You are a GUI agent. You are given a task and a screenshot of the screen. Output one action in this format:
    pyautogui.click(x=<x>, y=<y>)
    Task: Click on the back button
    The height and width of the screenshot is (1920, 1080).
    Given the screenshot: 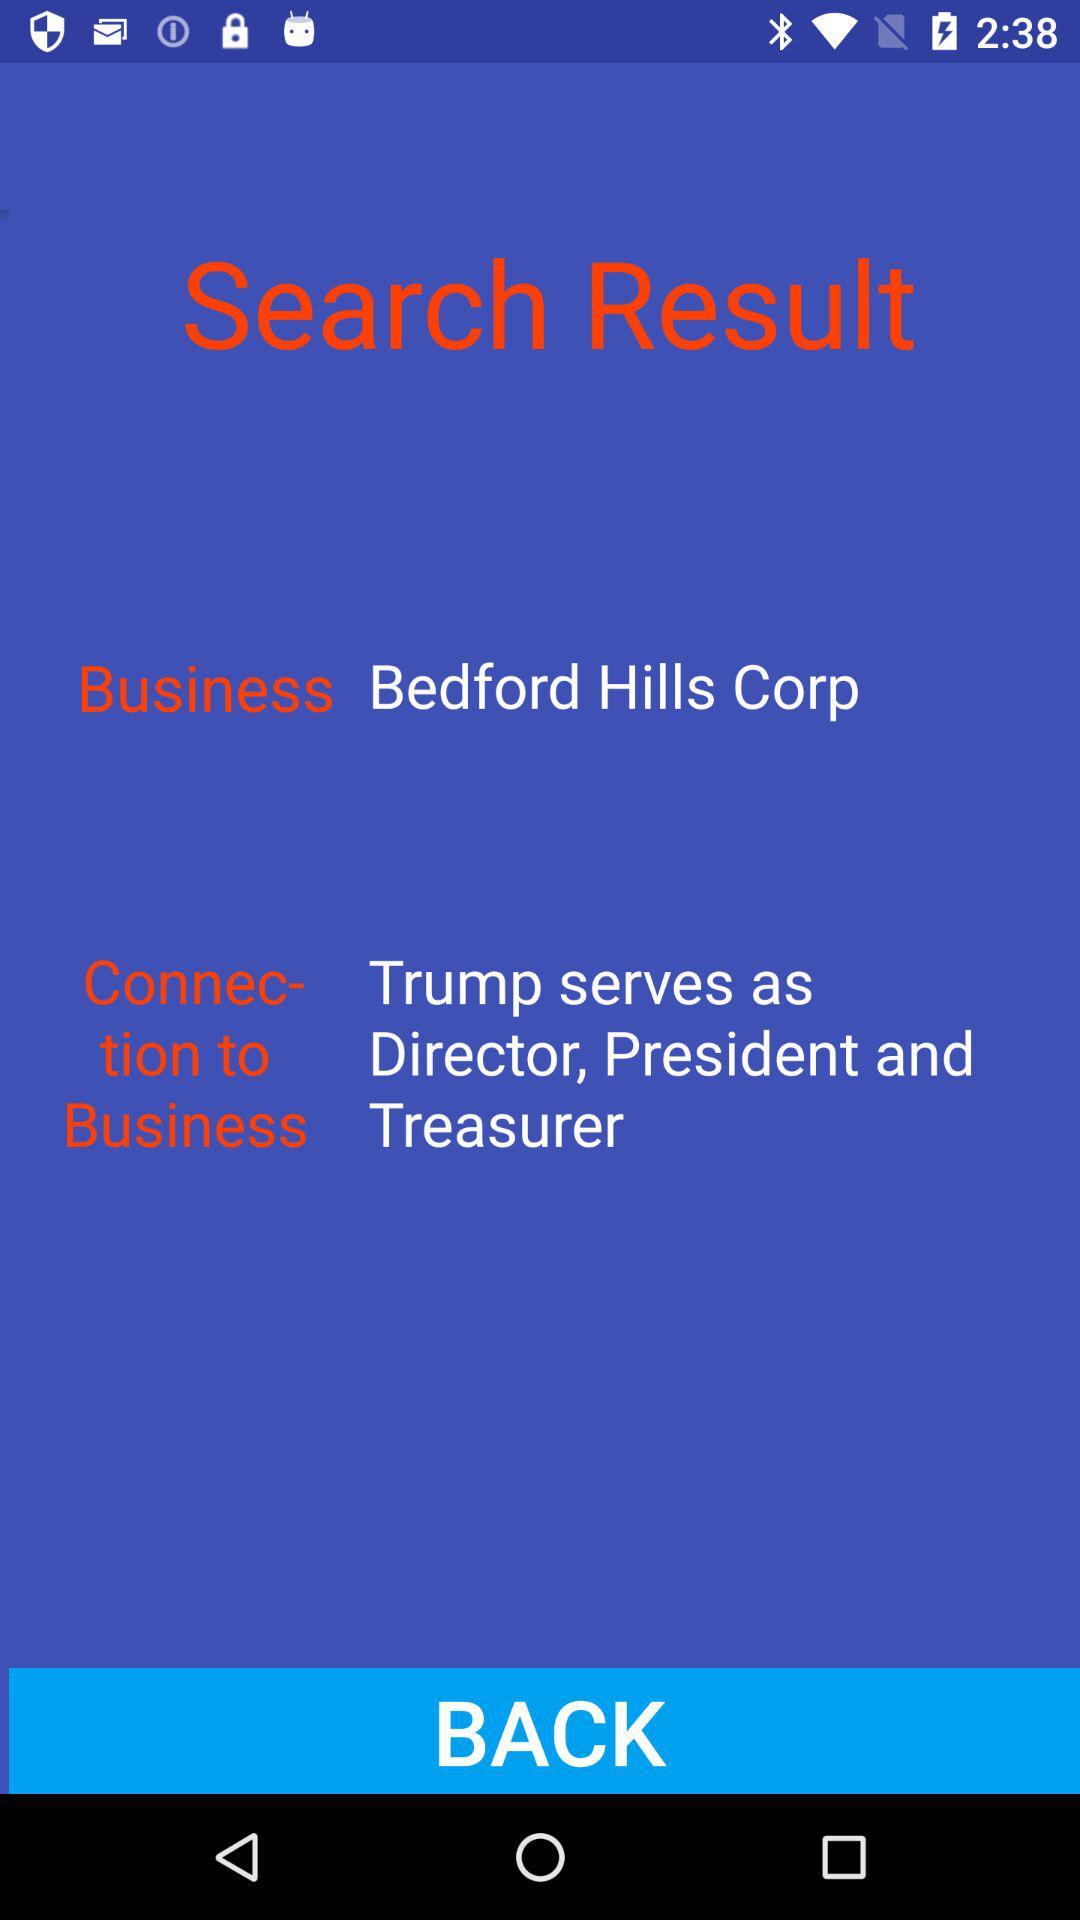 What is the action you would take?
    pyautogui.click(x=540, y=1730)
    